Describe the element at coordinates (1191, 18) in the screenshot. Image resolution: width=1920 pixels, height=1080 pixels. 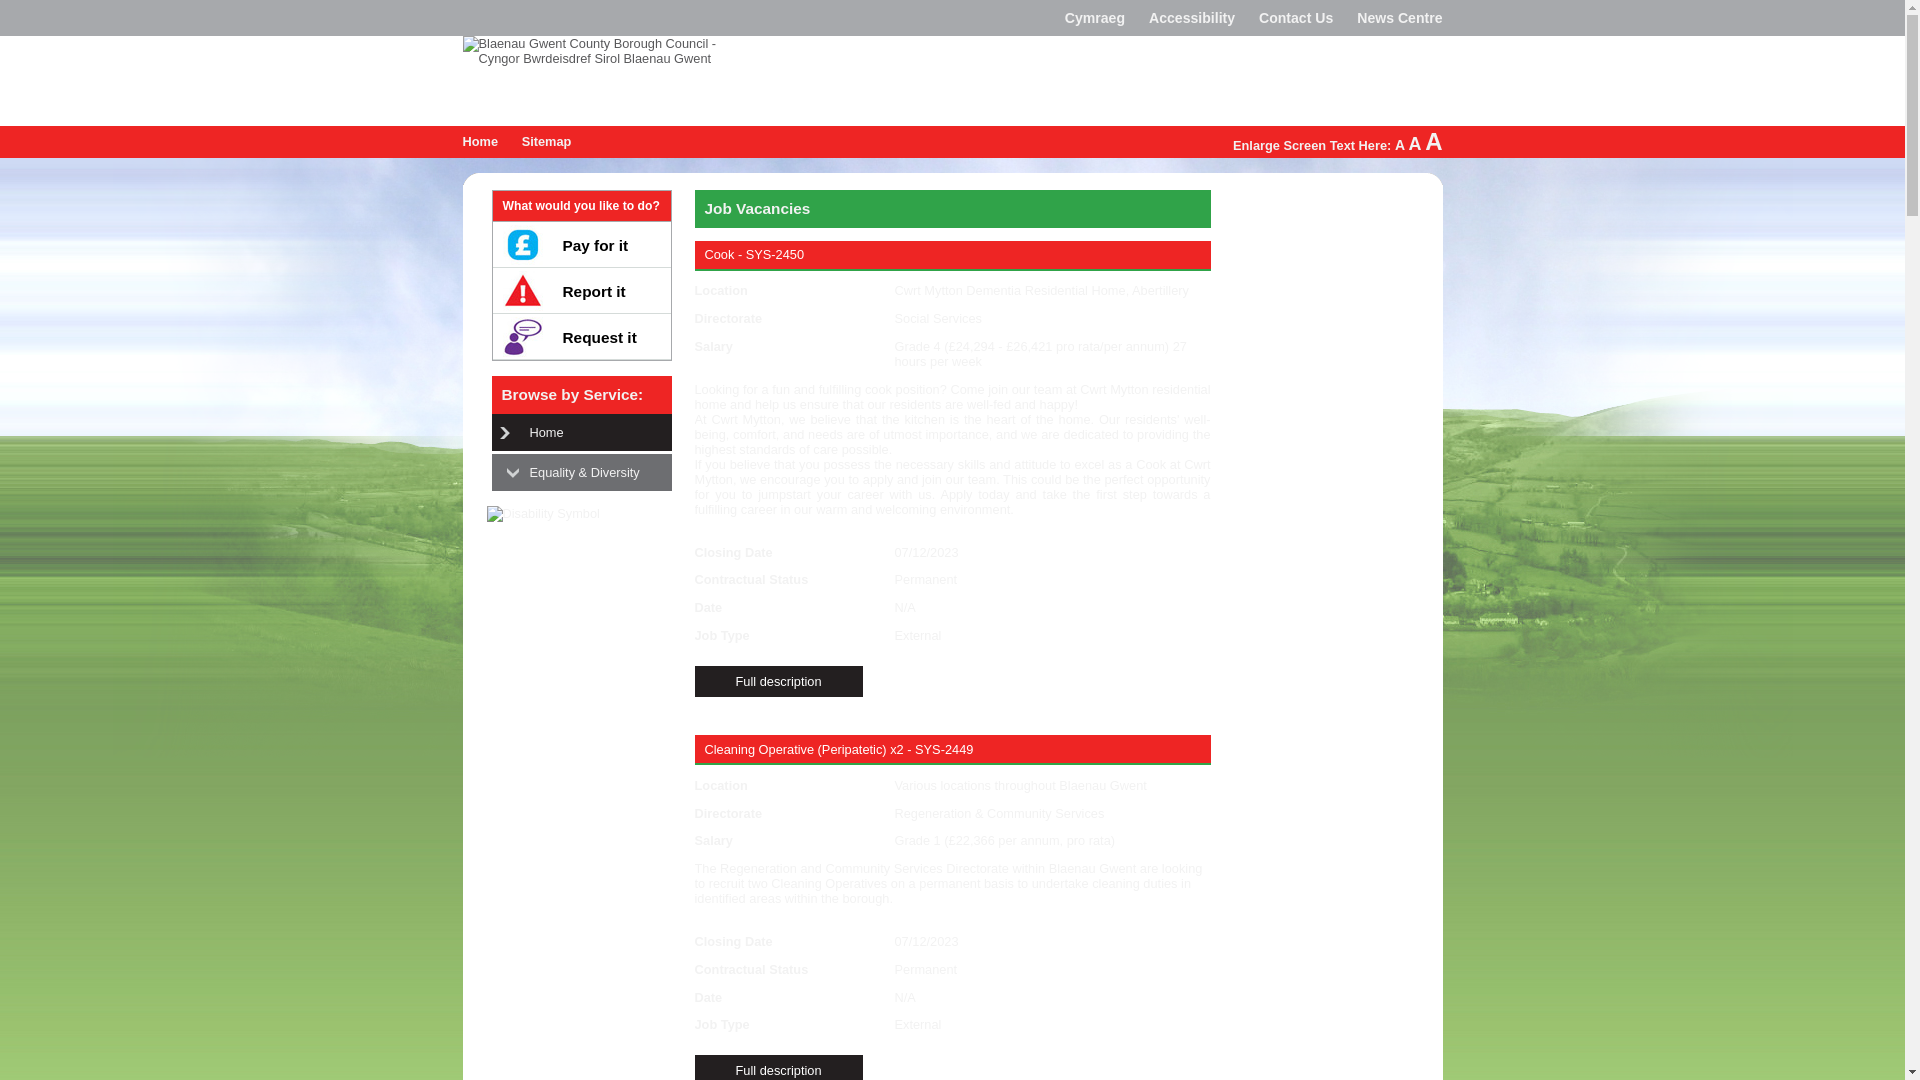
I see `'Accessibility'` at that location.